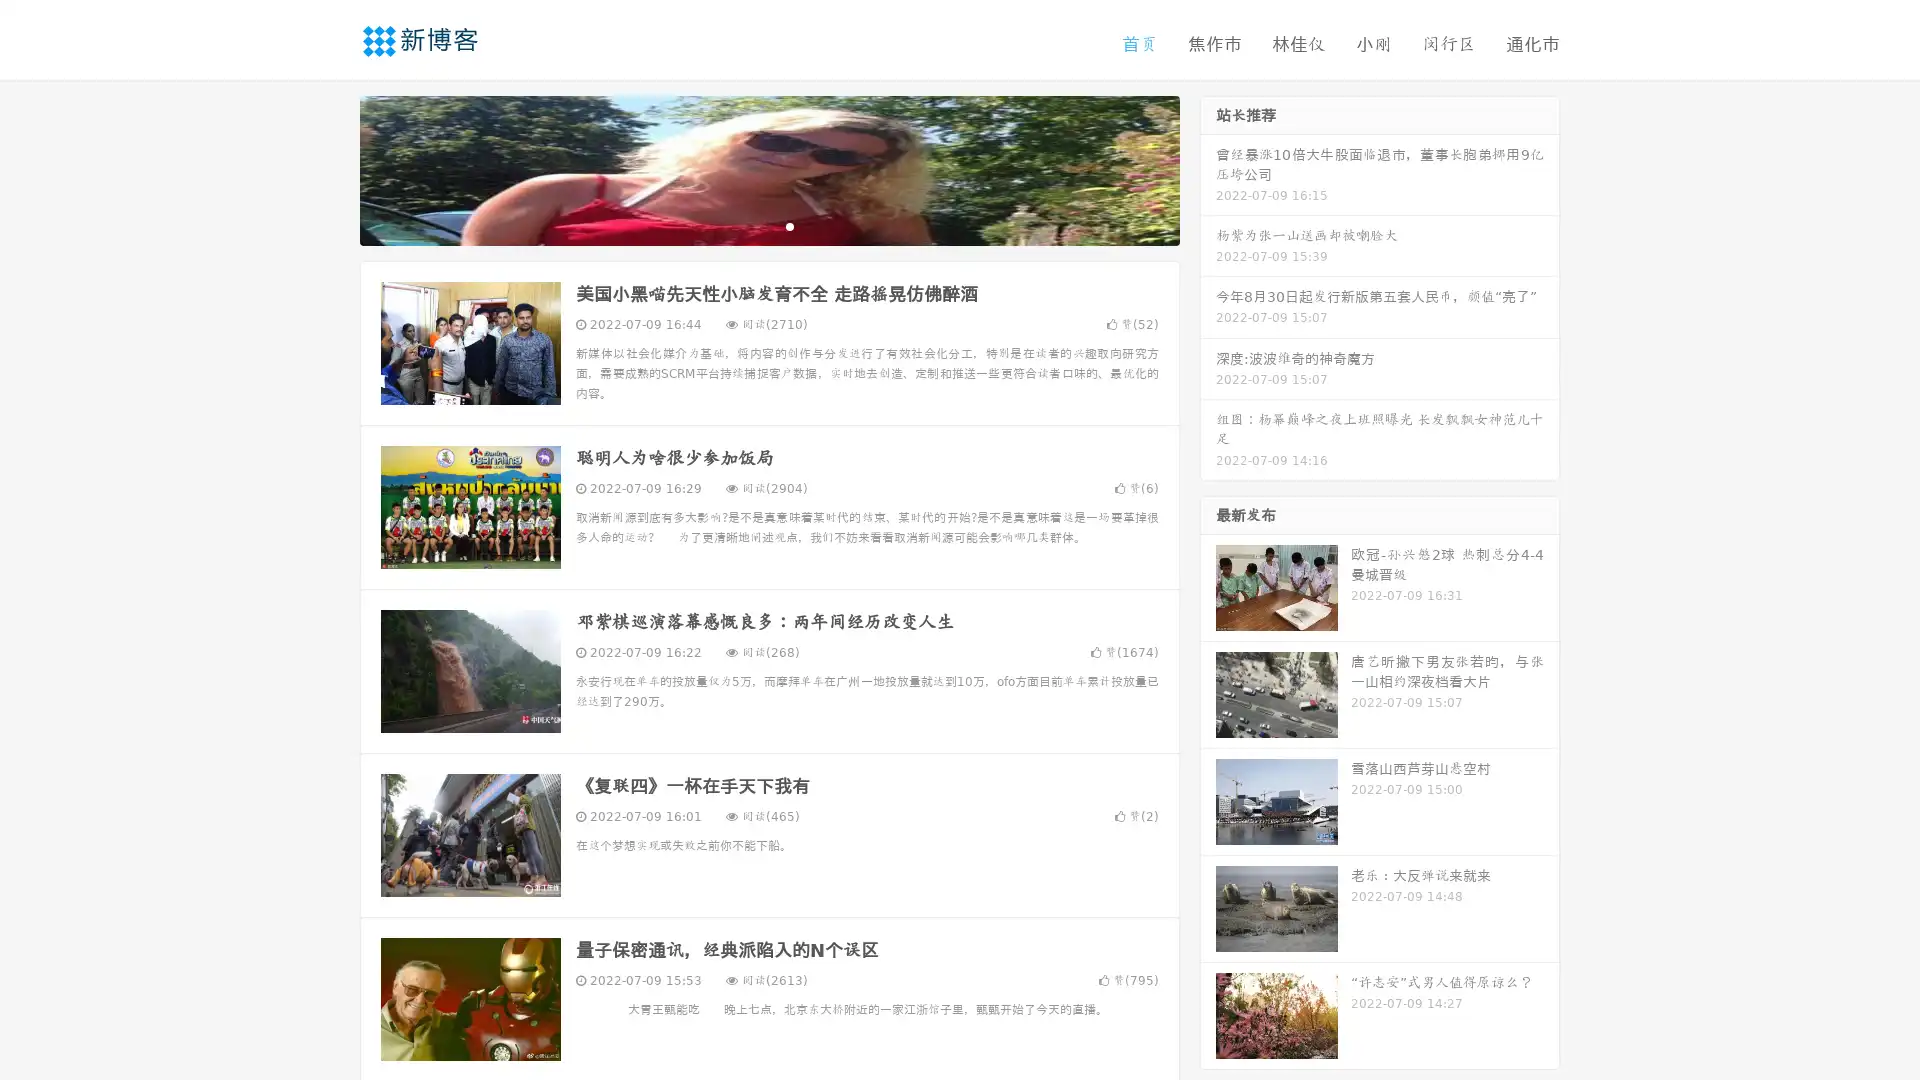  Describe the element at coordinates (768, 225) in the screenshot. I see `Go to slide 2` at that location.